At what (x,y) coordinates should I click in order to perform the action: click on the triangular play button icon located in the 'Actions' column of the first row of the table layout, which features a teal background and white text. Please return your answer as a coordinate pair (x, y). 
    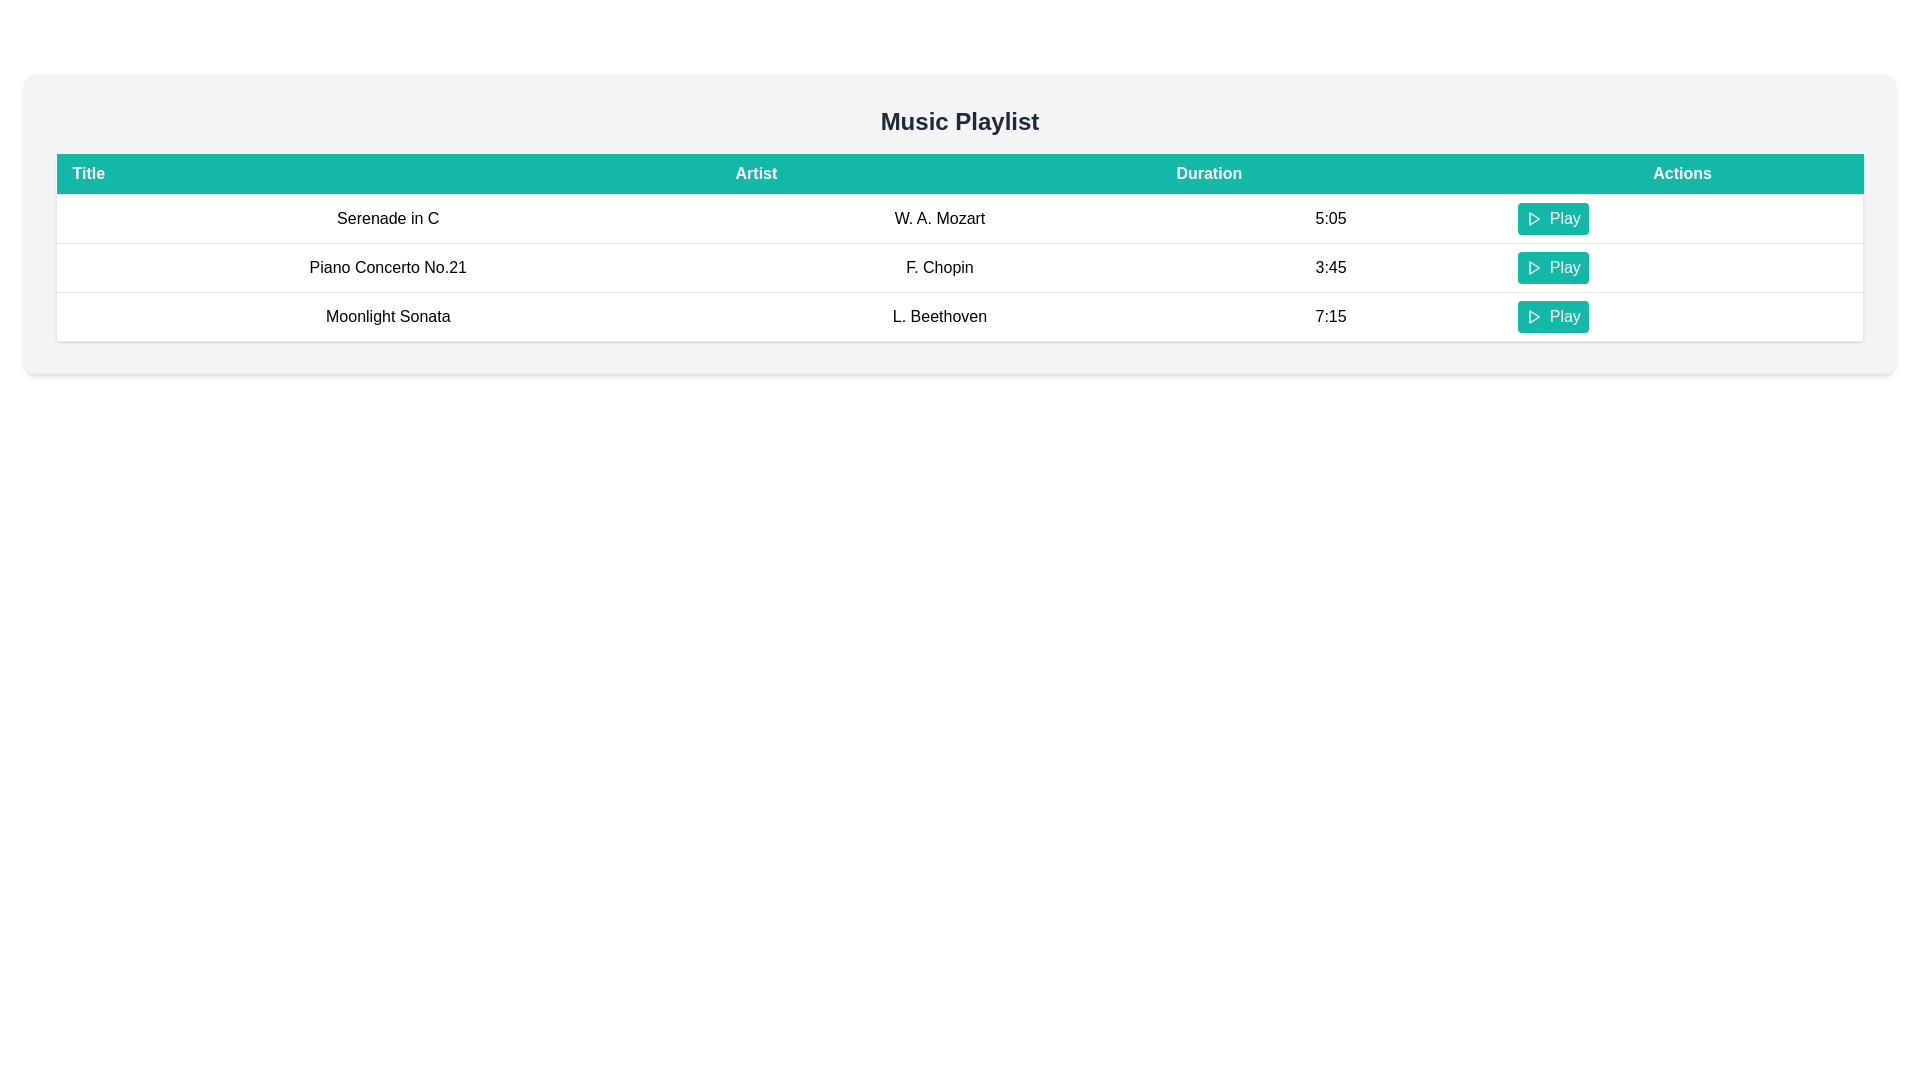
    Looking at the image, I should click on (1532, 219).